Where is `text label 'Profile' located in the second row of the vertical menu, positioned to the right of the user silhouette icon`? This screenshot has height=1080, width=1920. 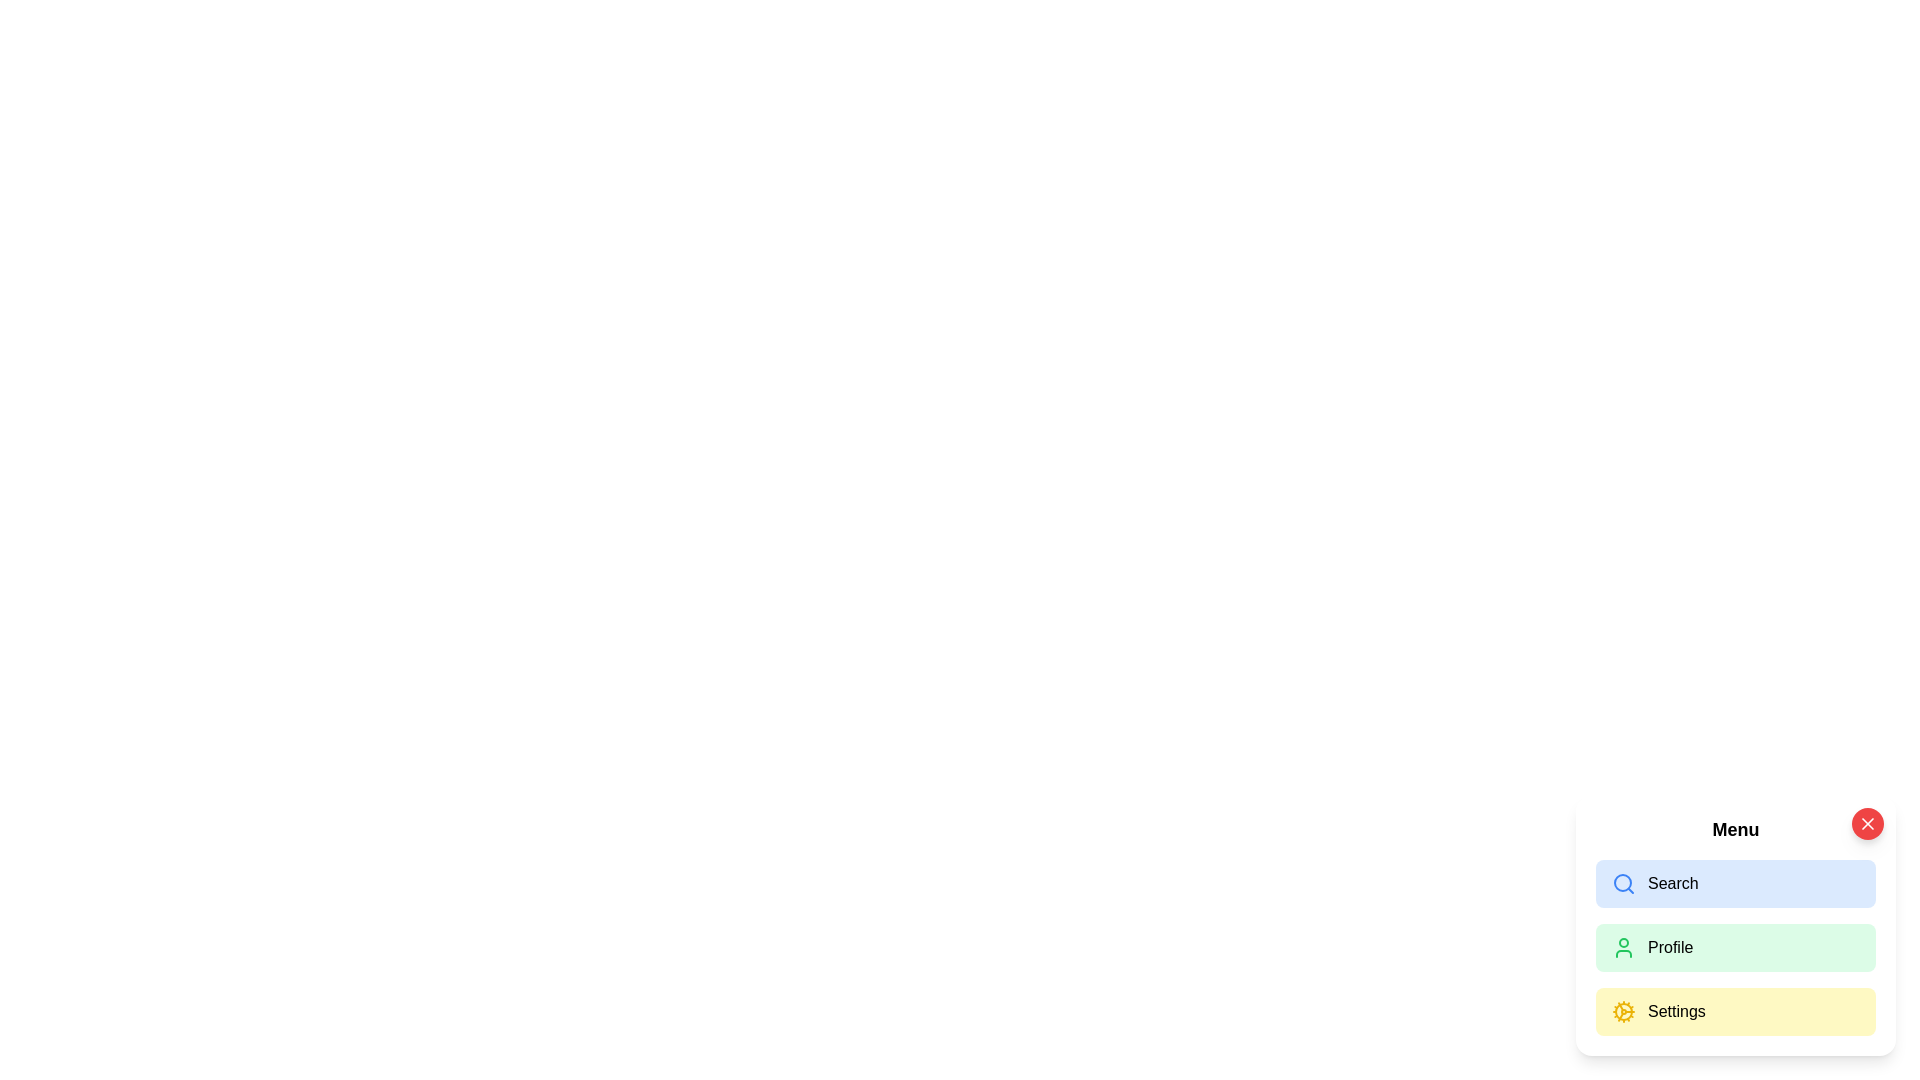
text label 'Profile' located in the second row of the vertical menu, positioned to the right of the user silhouette icon is located at coordinates (1670, 947).